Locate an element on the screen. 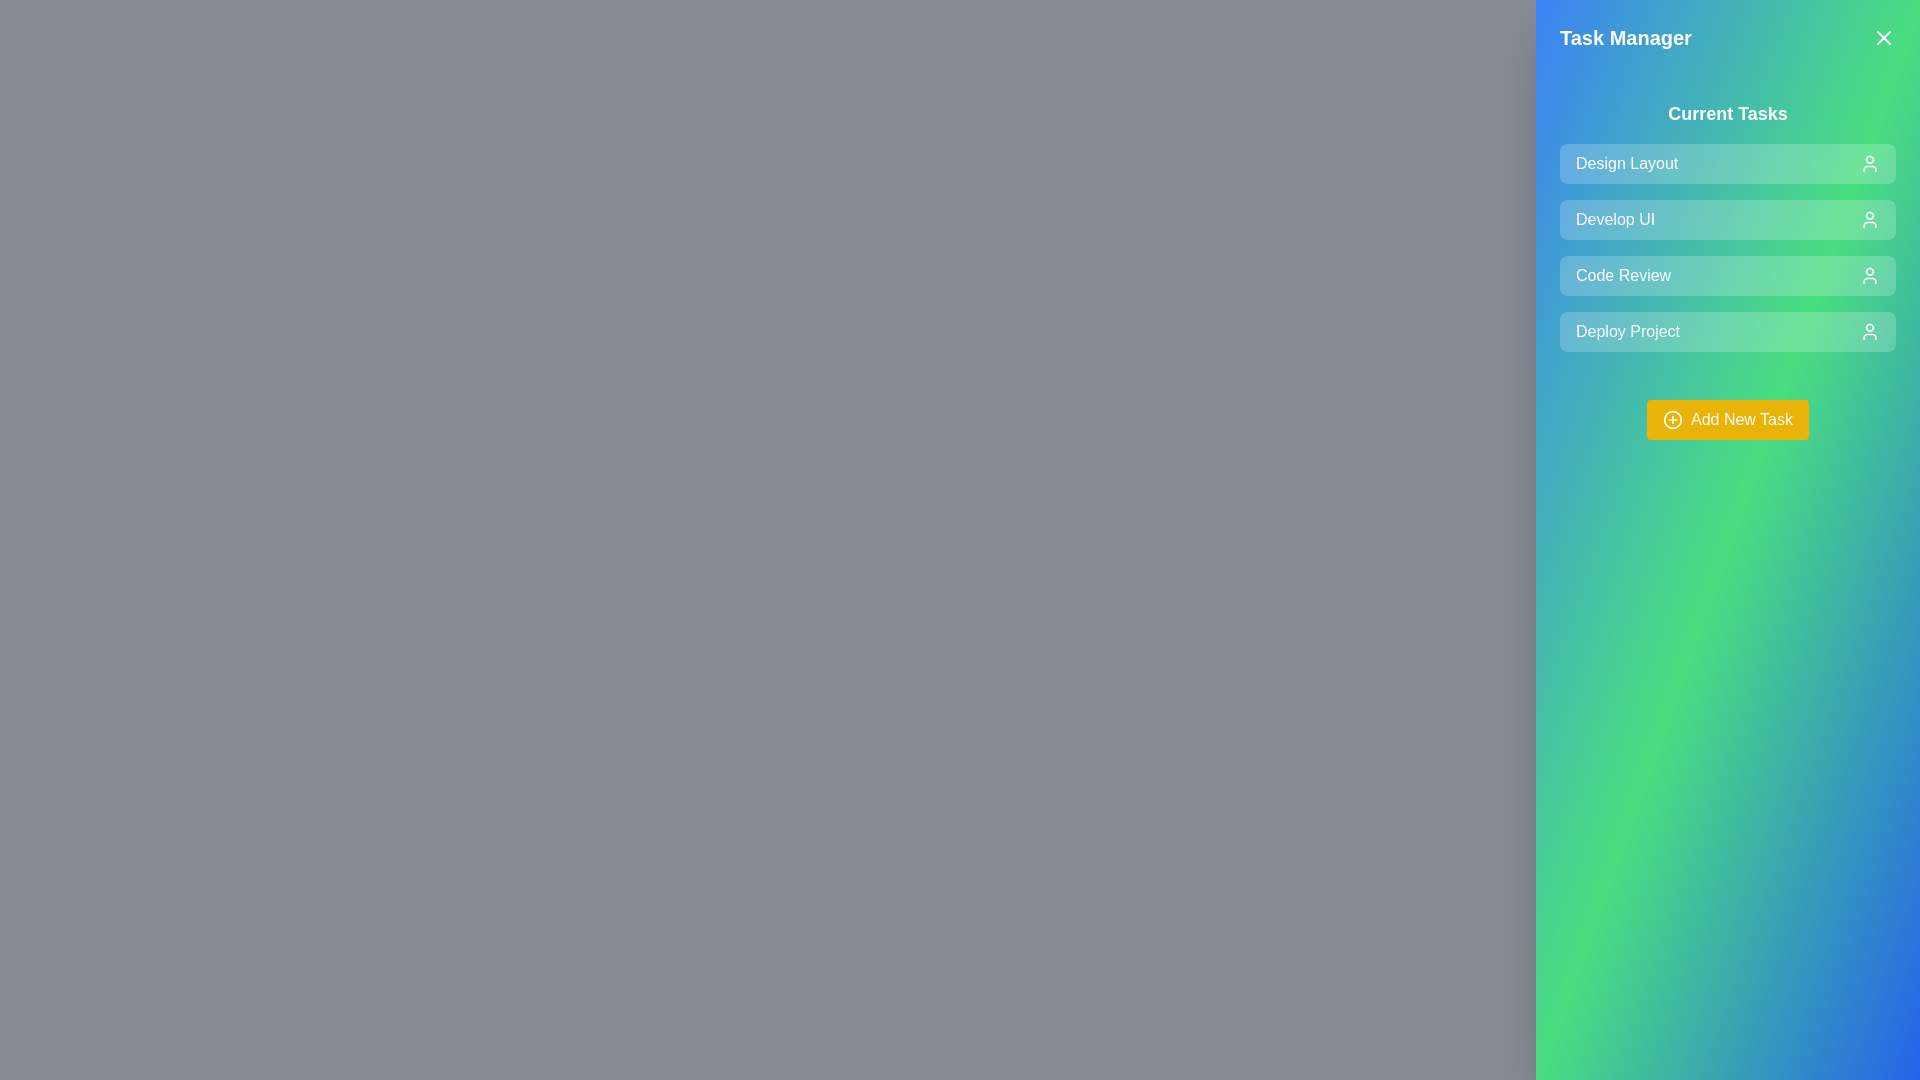  the 'Code Review' task label in the current tasks list located in the right panel of the interface is located at coordinates (1623, 276).